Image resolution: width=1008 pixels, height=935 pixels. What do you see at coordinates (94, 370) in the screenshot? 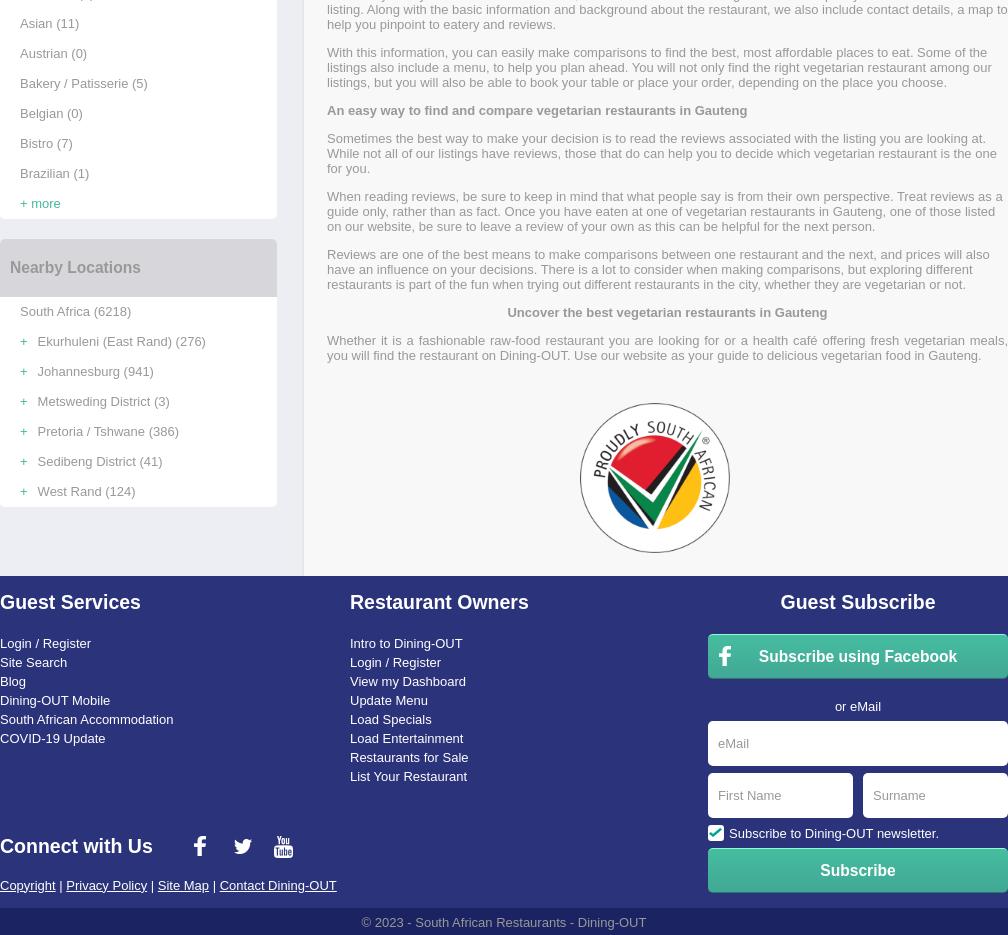
I see `'Johannesburg (941)'` at bounding box center [94, 370].